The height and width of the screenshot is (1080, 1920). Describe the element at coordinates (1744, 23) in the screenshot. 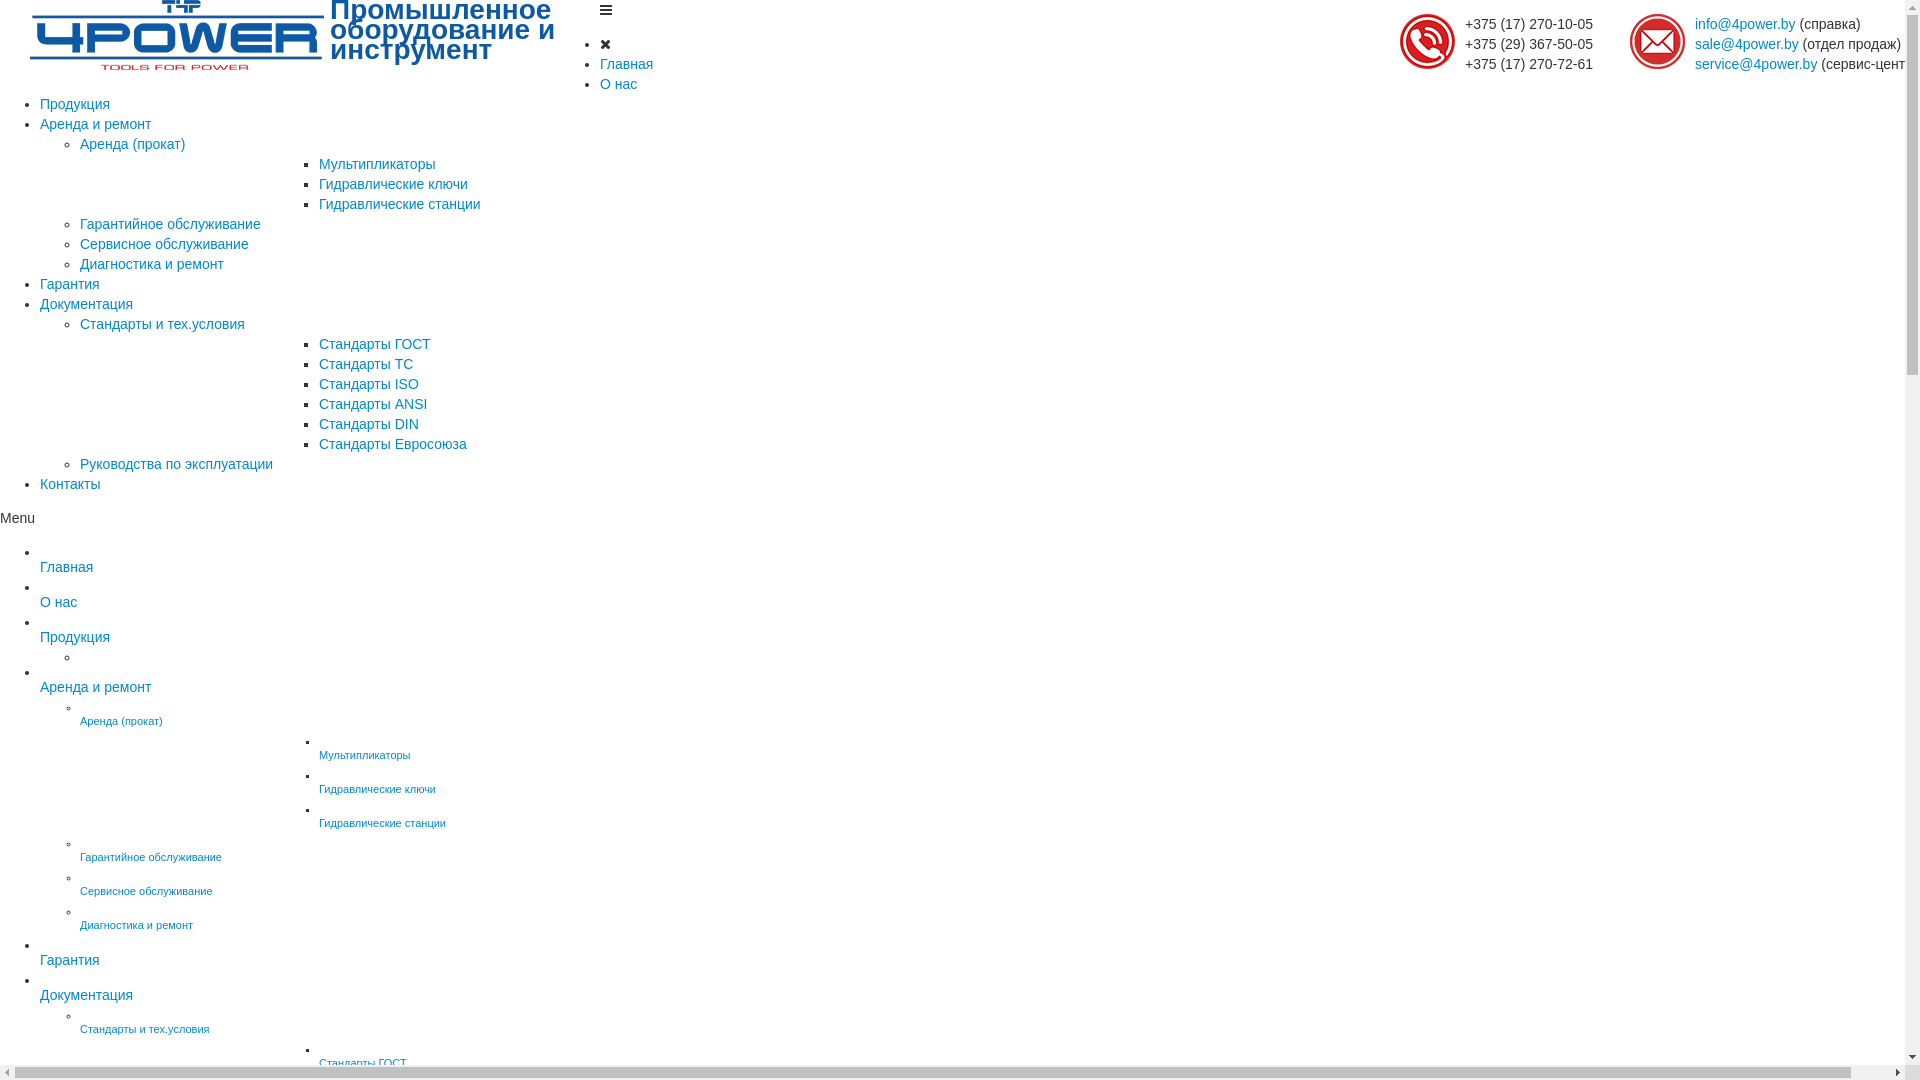

I see `'info@4power.by'` at that location.